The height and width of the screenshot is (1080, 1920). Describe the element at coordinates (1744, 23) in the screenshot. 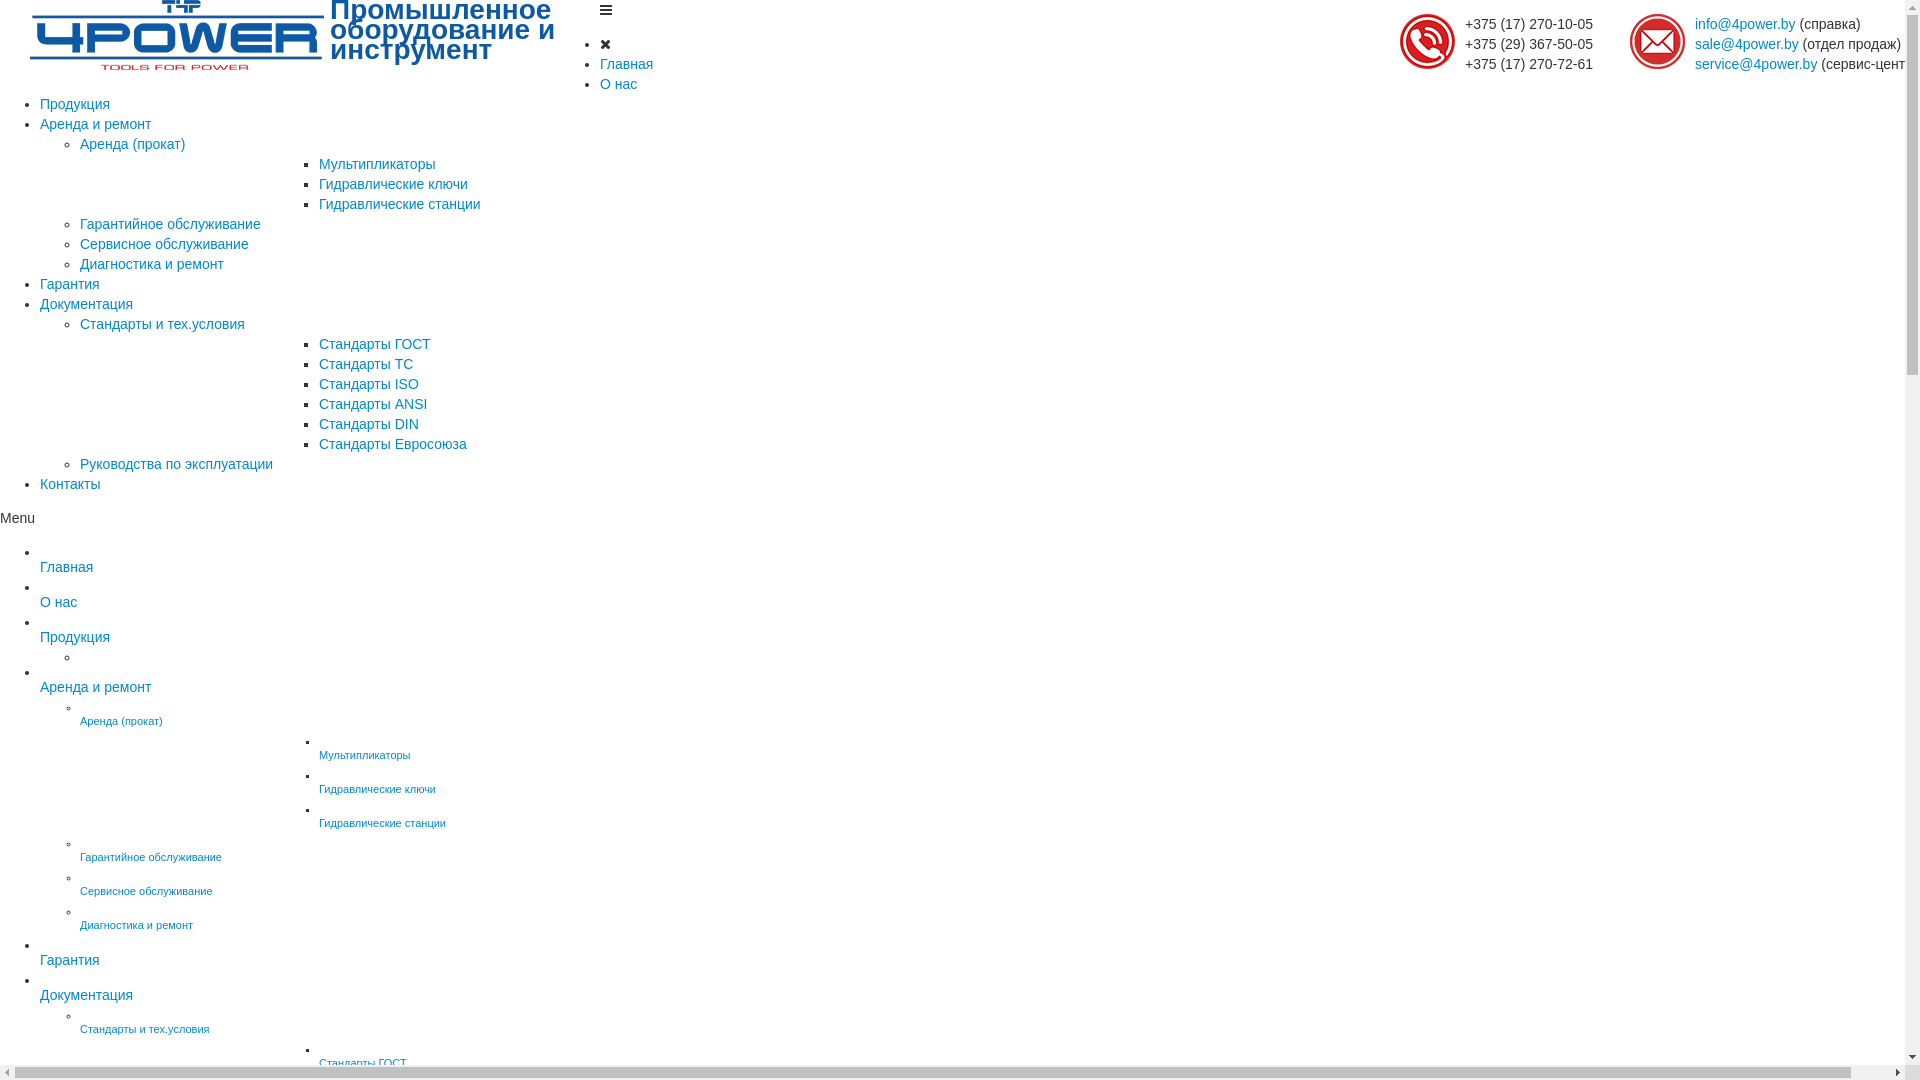

I see `'info@4power.by'` at that location.